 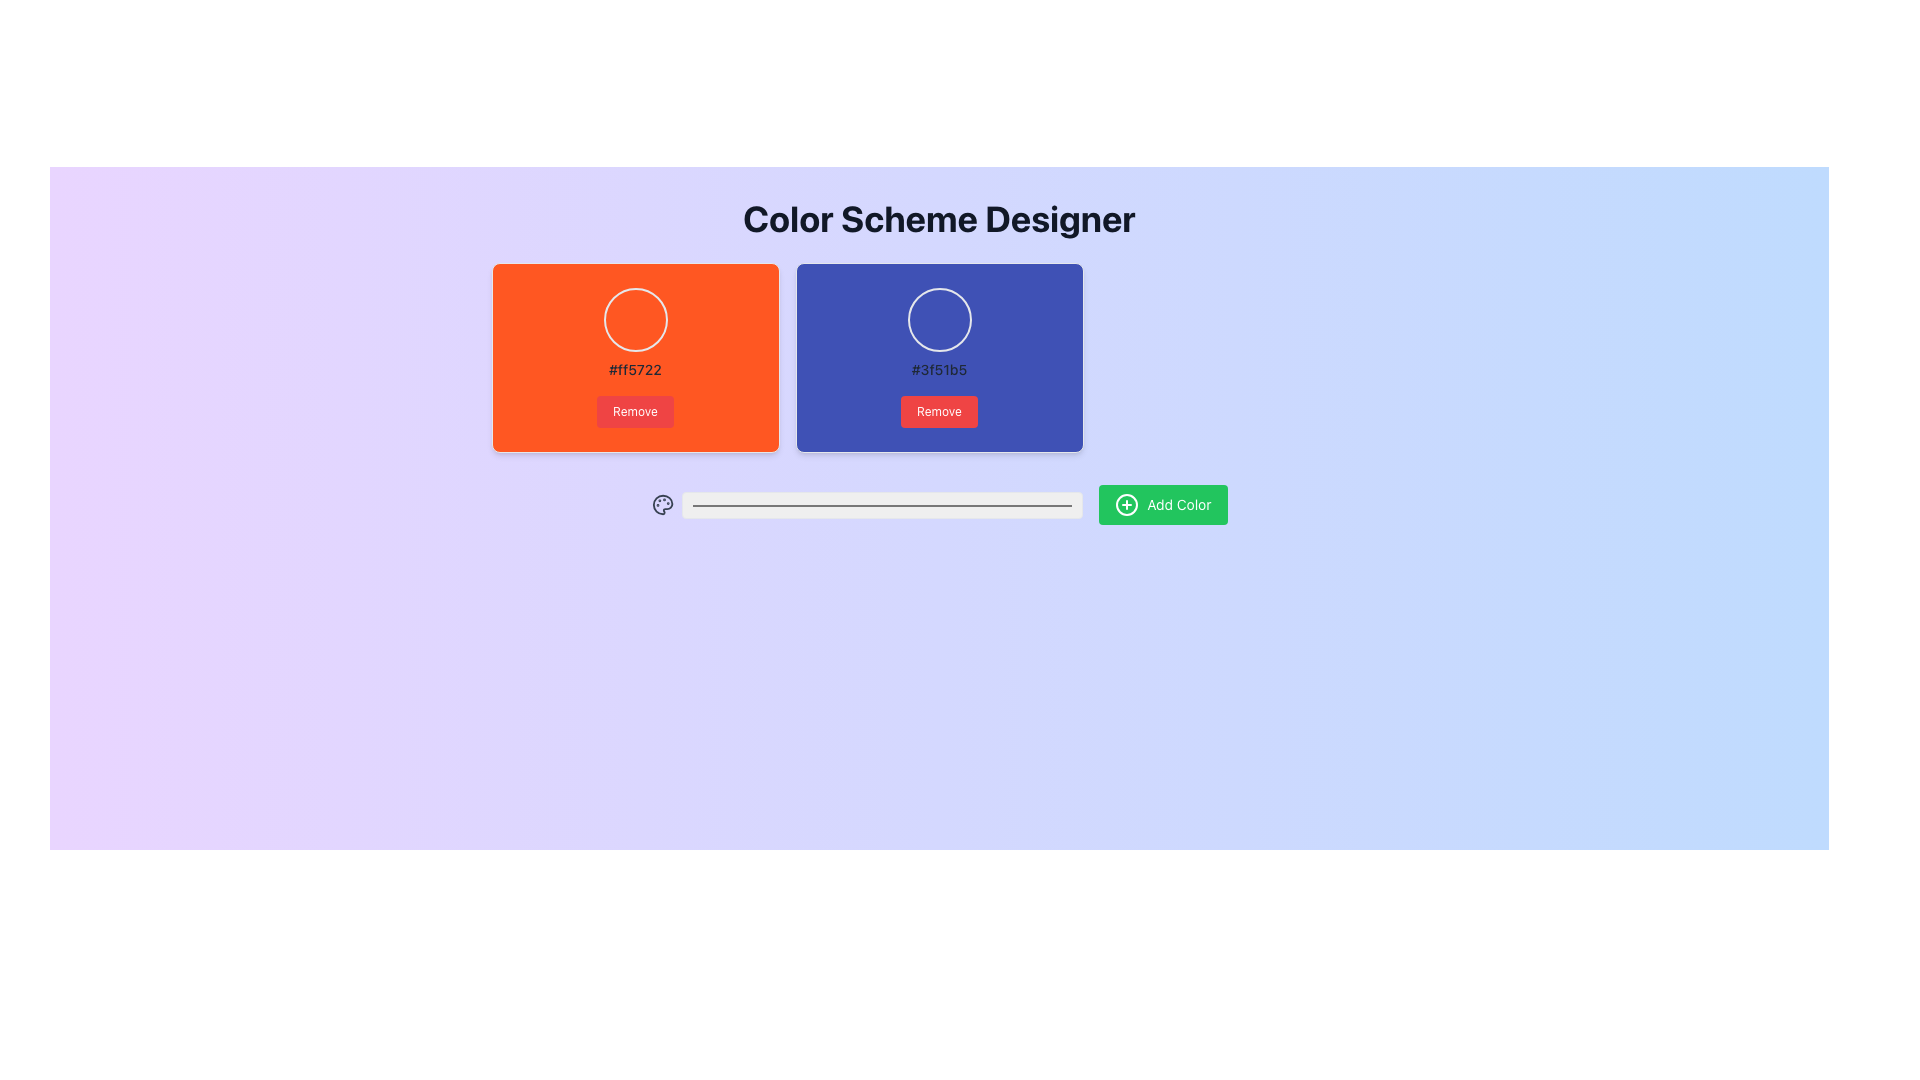 I want to click on the interactive color card located in the top-right corner of the grid layout, so click(x=938, y=357).